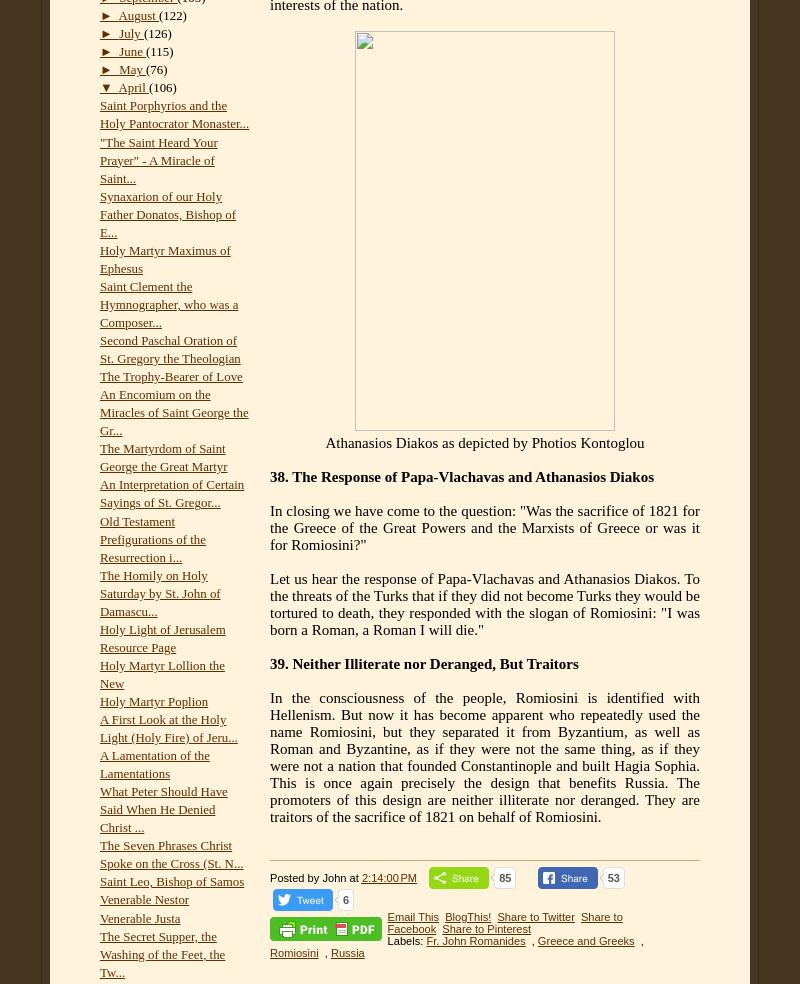  I want to click on 'John', so click(335, 878).